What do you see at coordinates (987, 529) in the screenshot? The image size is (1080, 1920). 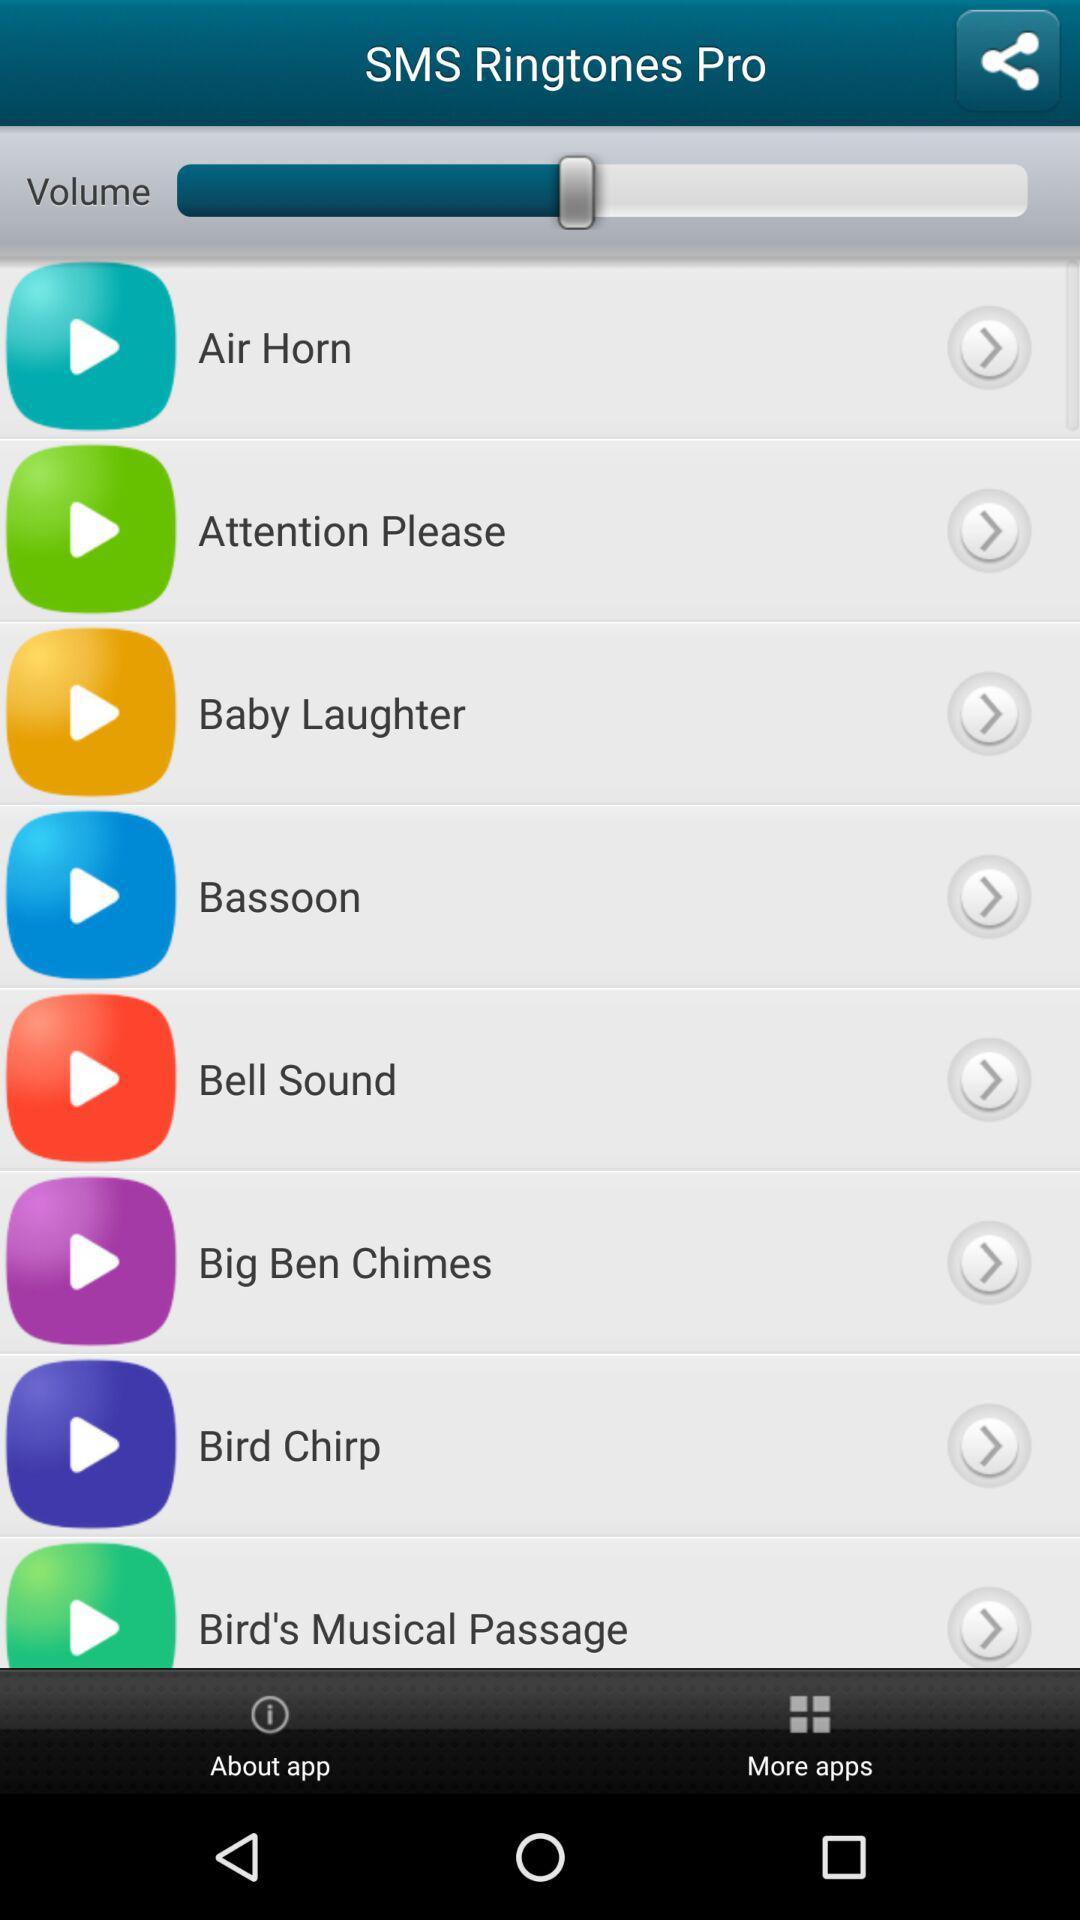 I see `attention please` at bounding box center [987, 529].